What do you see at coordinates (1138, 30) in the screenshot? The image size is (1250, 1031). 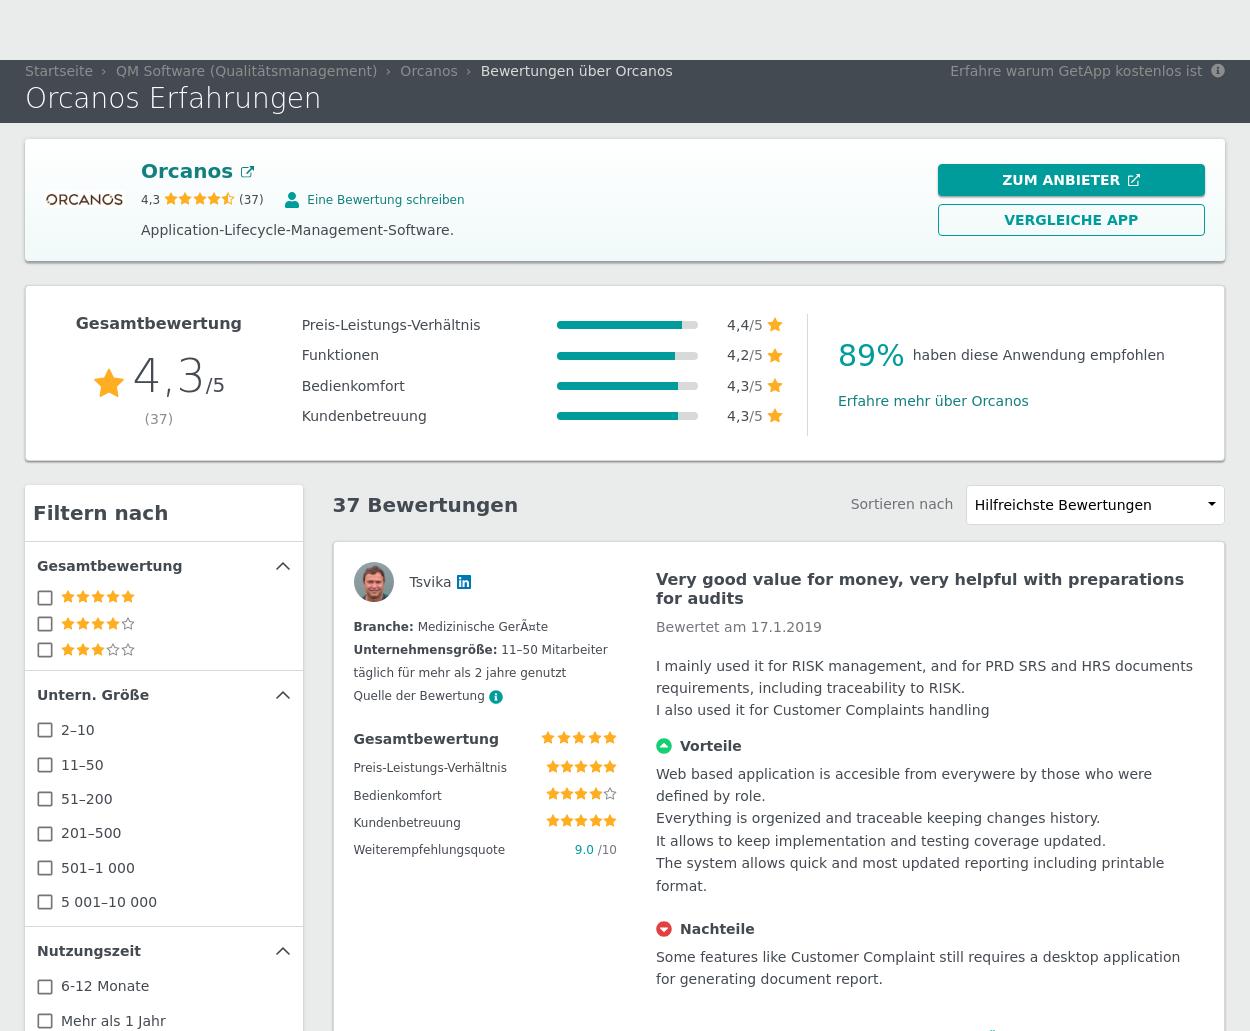 I see `'Durchsuchen'` at bounding box center [1138, 30].